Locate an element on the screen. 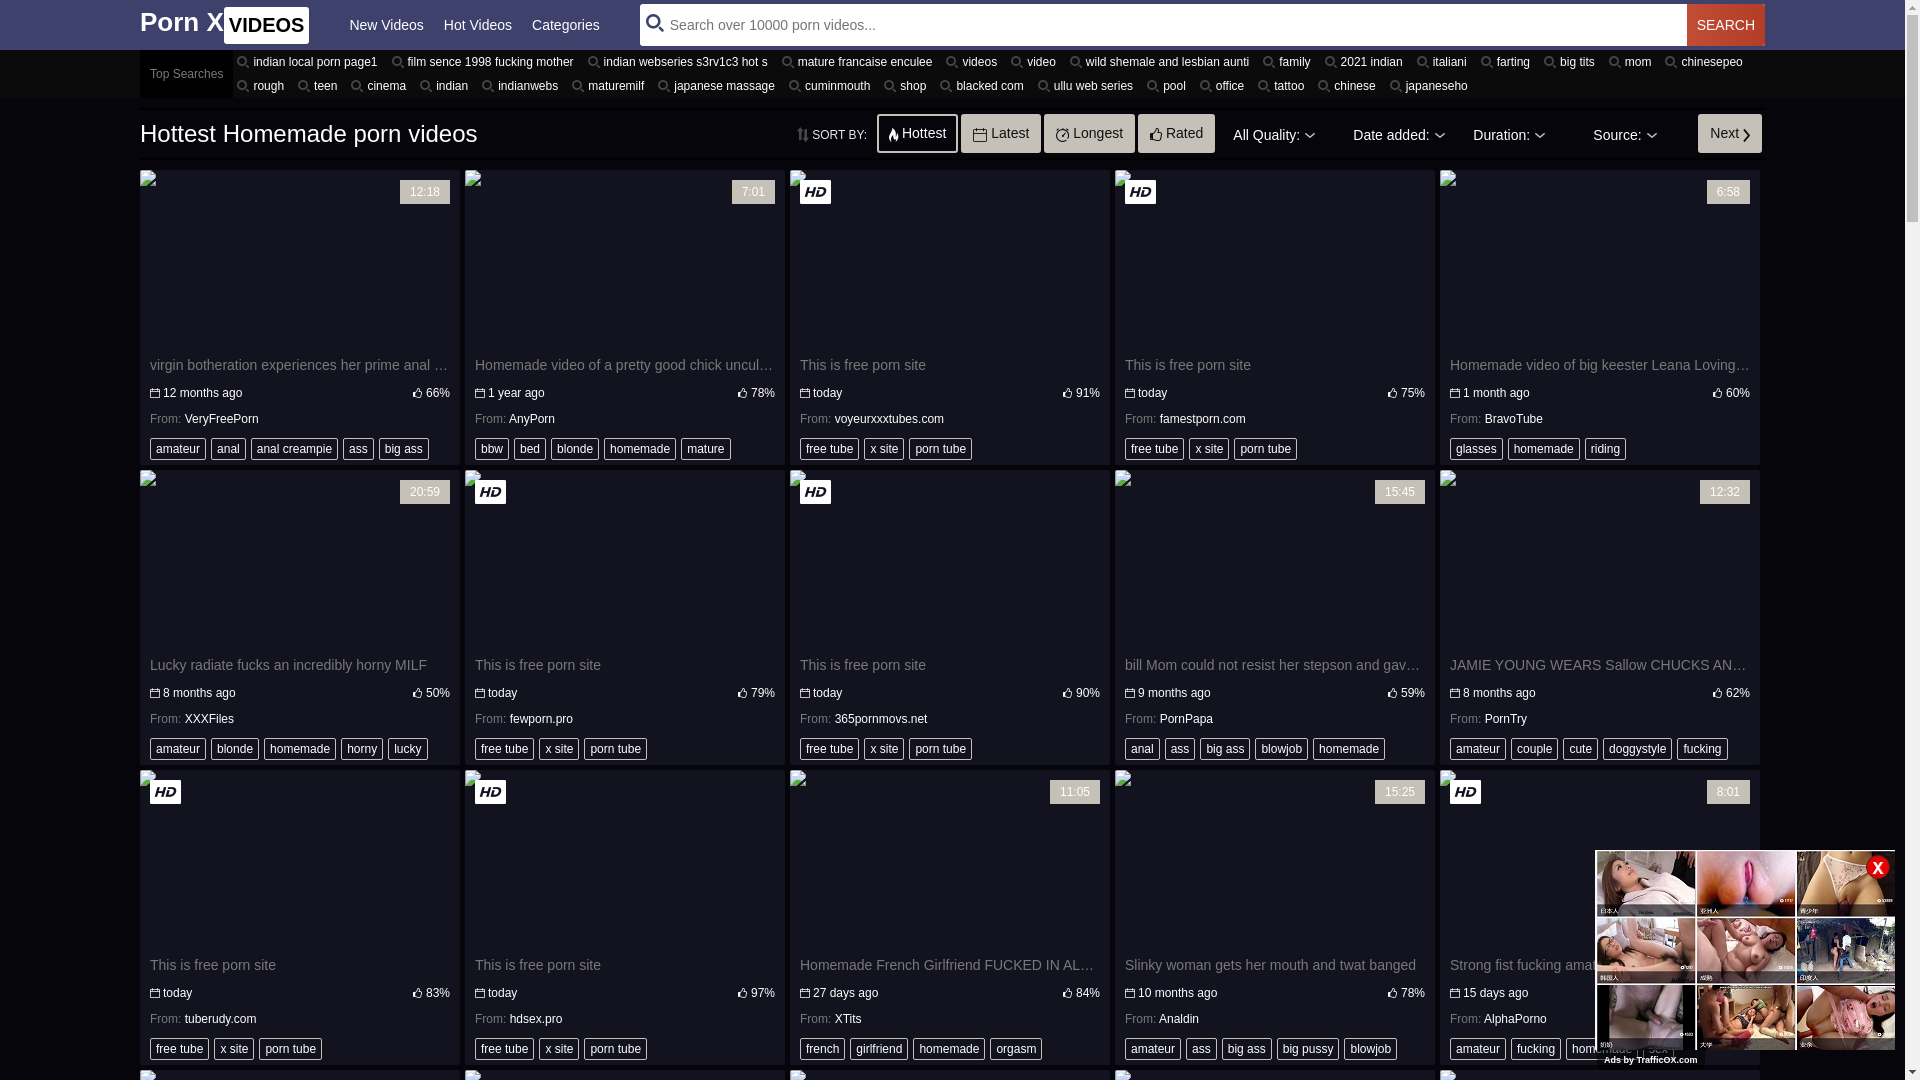 The height and width of the screenshot is (1080, 1920). 'big ass' is located at coordinates (1223, 748).